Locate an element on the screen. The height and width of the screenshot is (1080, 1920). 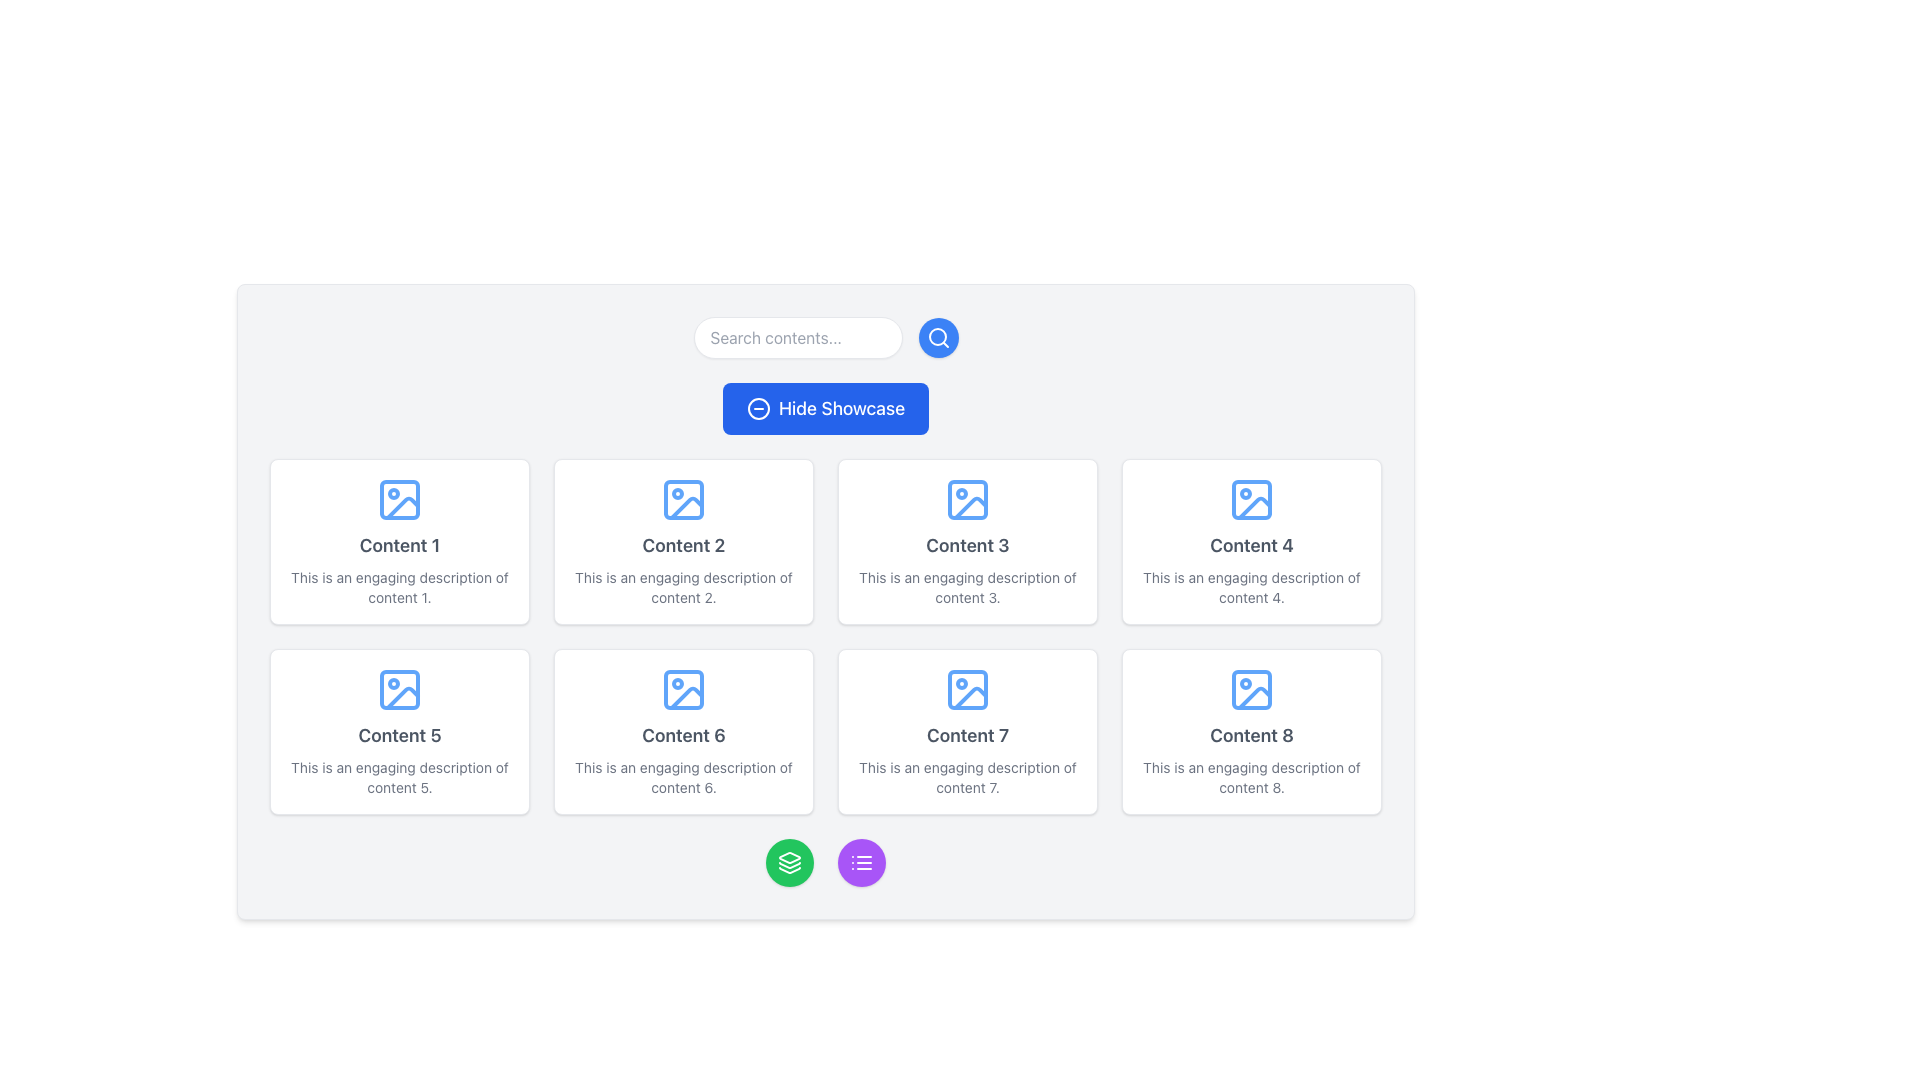
the static text label displaying 'This is an engaging description of content 7.' located at the bottom of the card labeled 'Content 7' is located at coordinates (968, 777).